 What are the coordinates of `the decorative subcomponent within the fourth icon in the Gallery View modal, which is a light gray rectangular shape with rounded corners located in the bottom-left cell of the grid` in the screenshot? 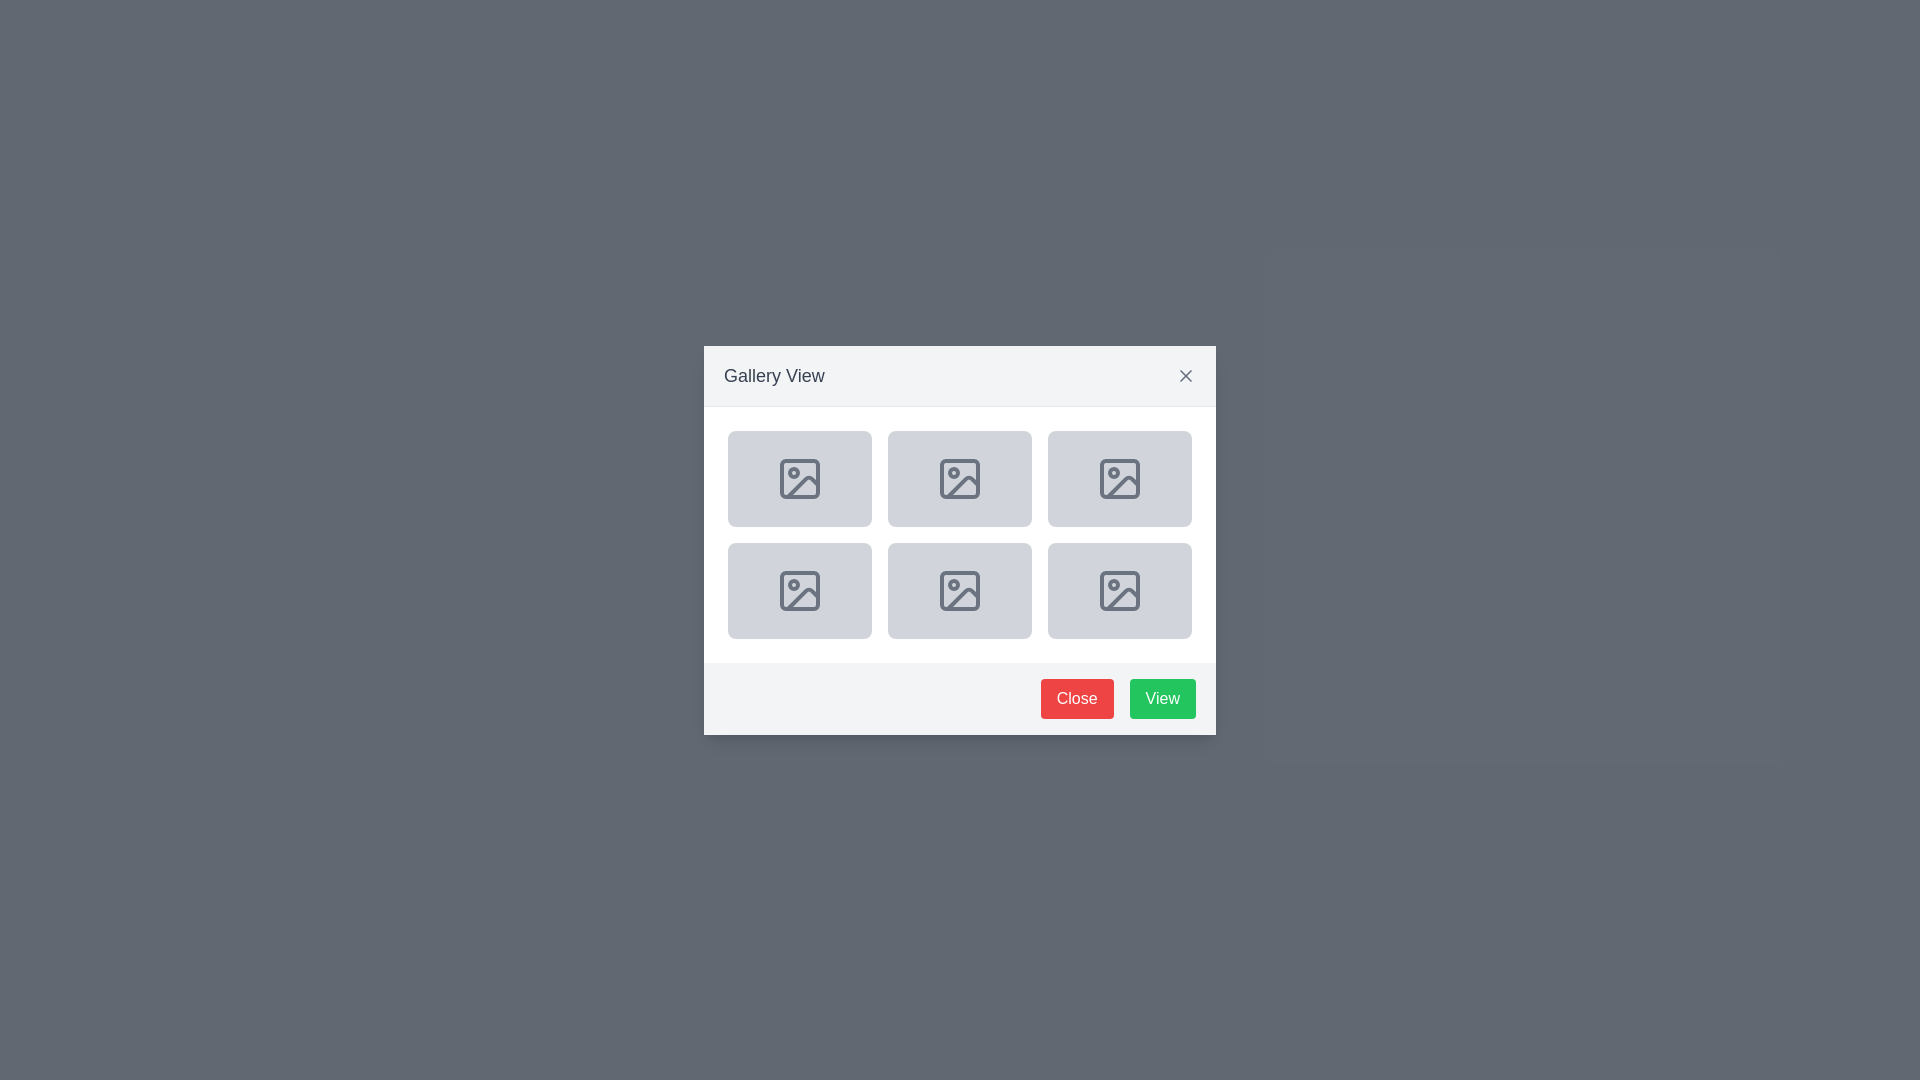 It's located at (960, 589).